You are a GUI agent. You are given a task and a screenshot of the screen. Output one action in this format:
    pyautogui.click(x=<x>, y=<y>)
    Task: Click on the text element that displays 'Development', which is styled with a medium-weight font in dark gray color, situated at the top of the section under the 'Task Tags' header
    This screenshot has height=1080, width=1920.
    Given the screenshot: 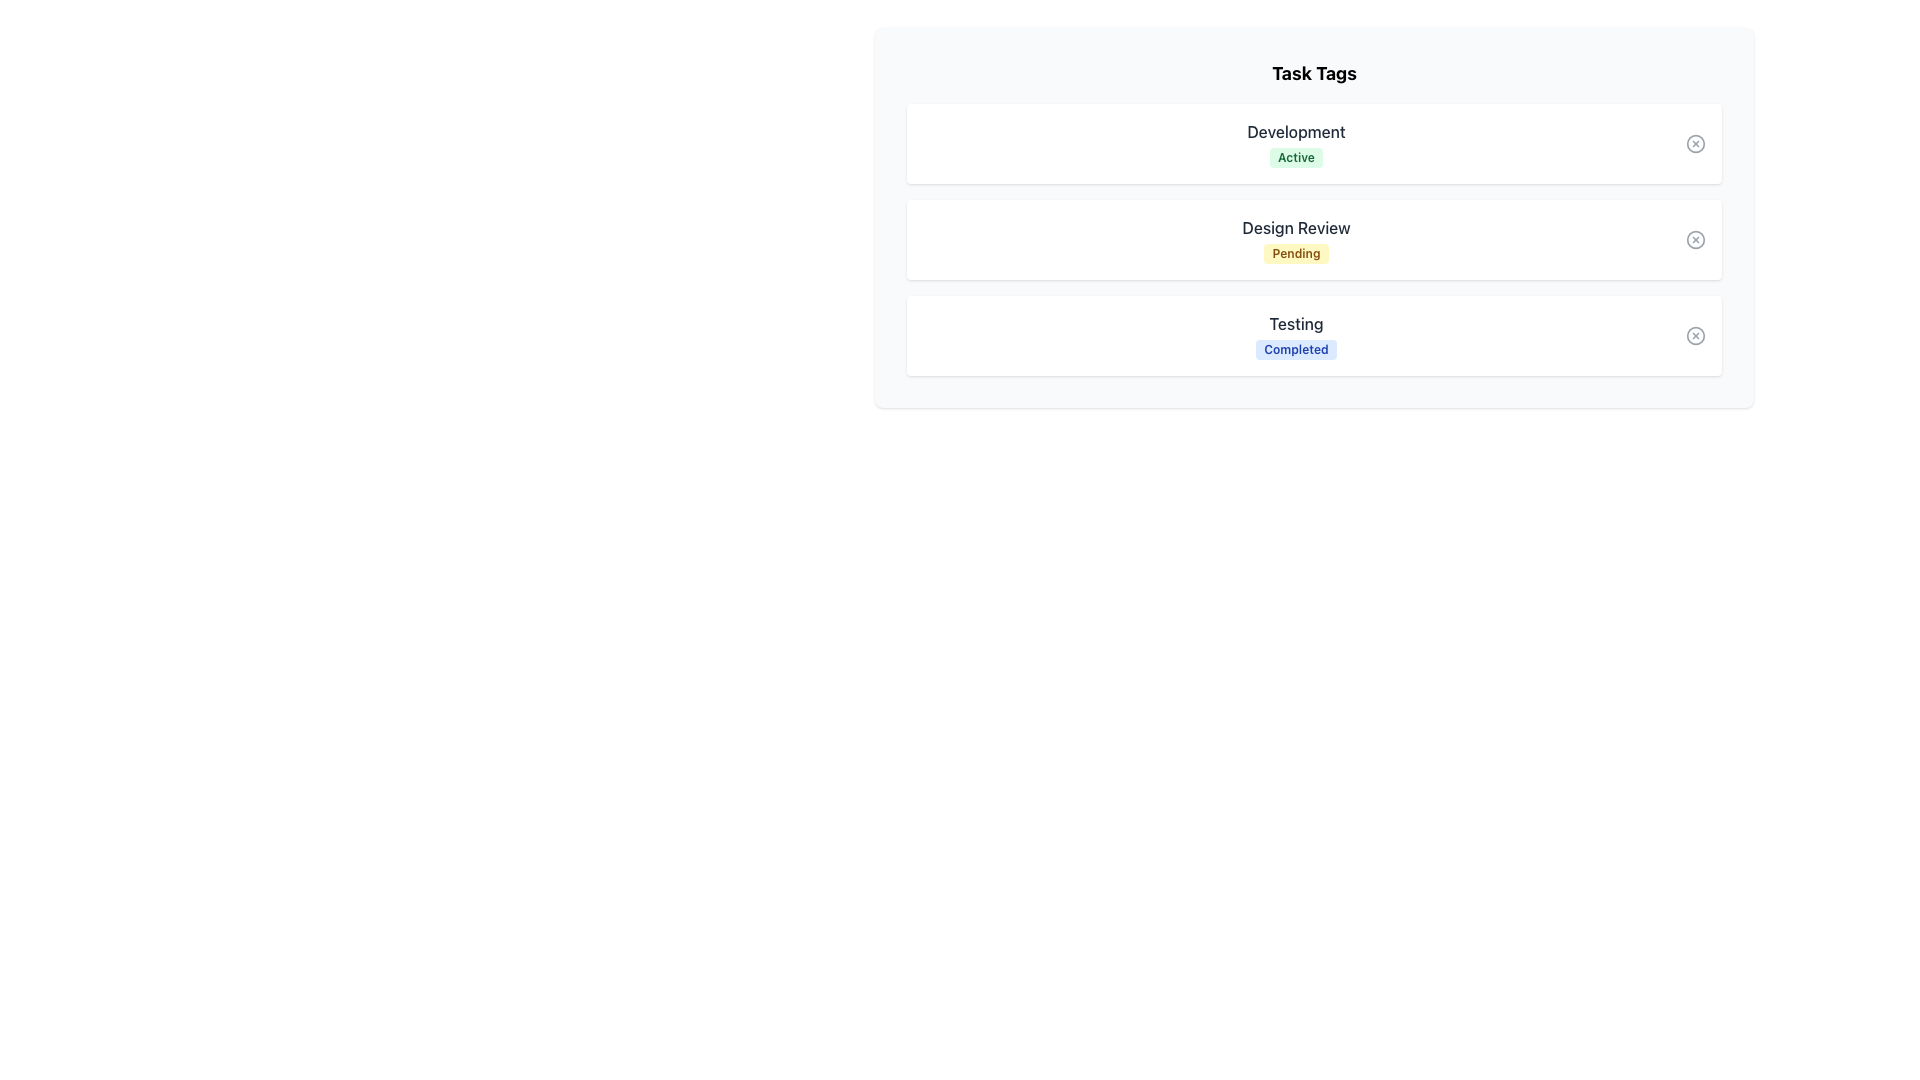 What is the action you would take?
    pyautogui.click(x=1296, y=131)
    